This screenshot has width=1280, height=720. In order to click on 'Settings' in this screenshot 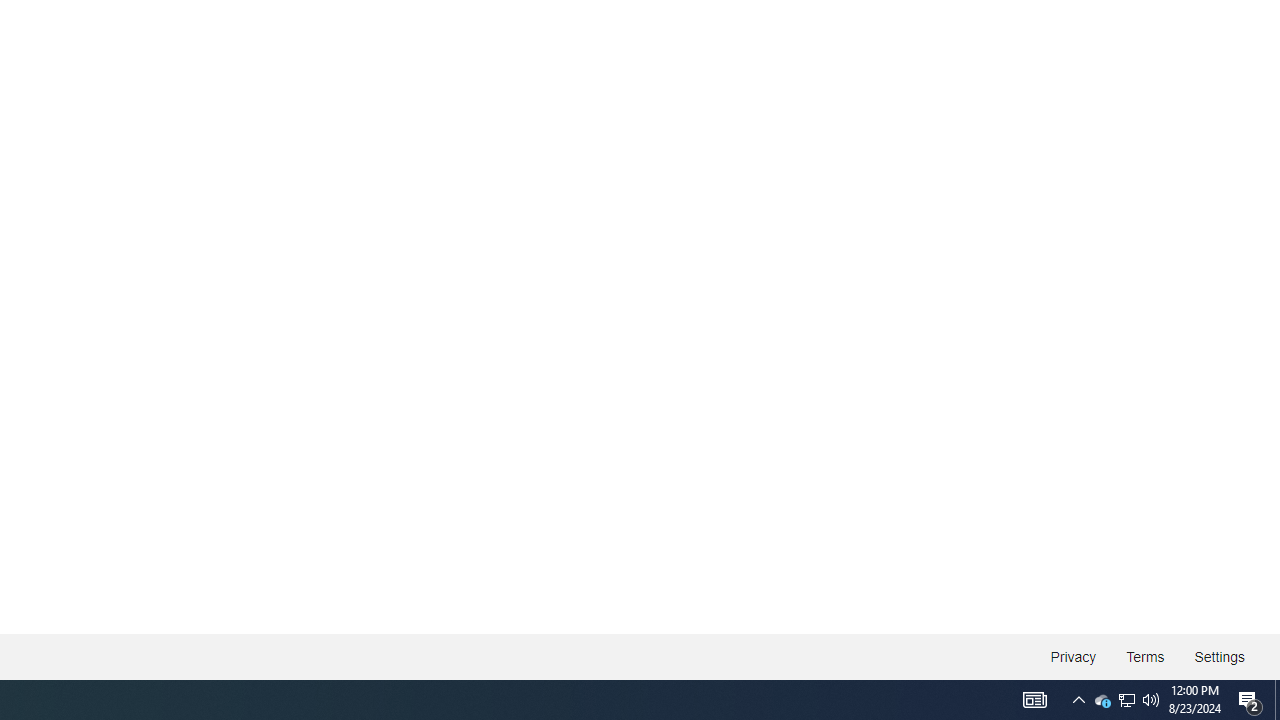, I will do `click(1218, 657)`.